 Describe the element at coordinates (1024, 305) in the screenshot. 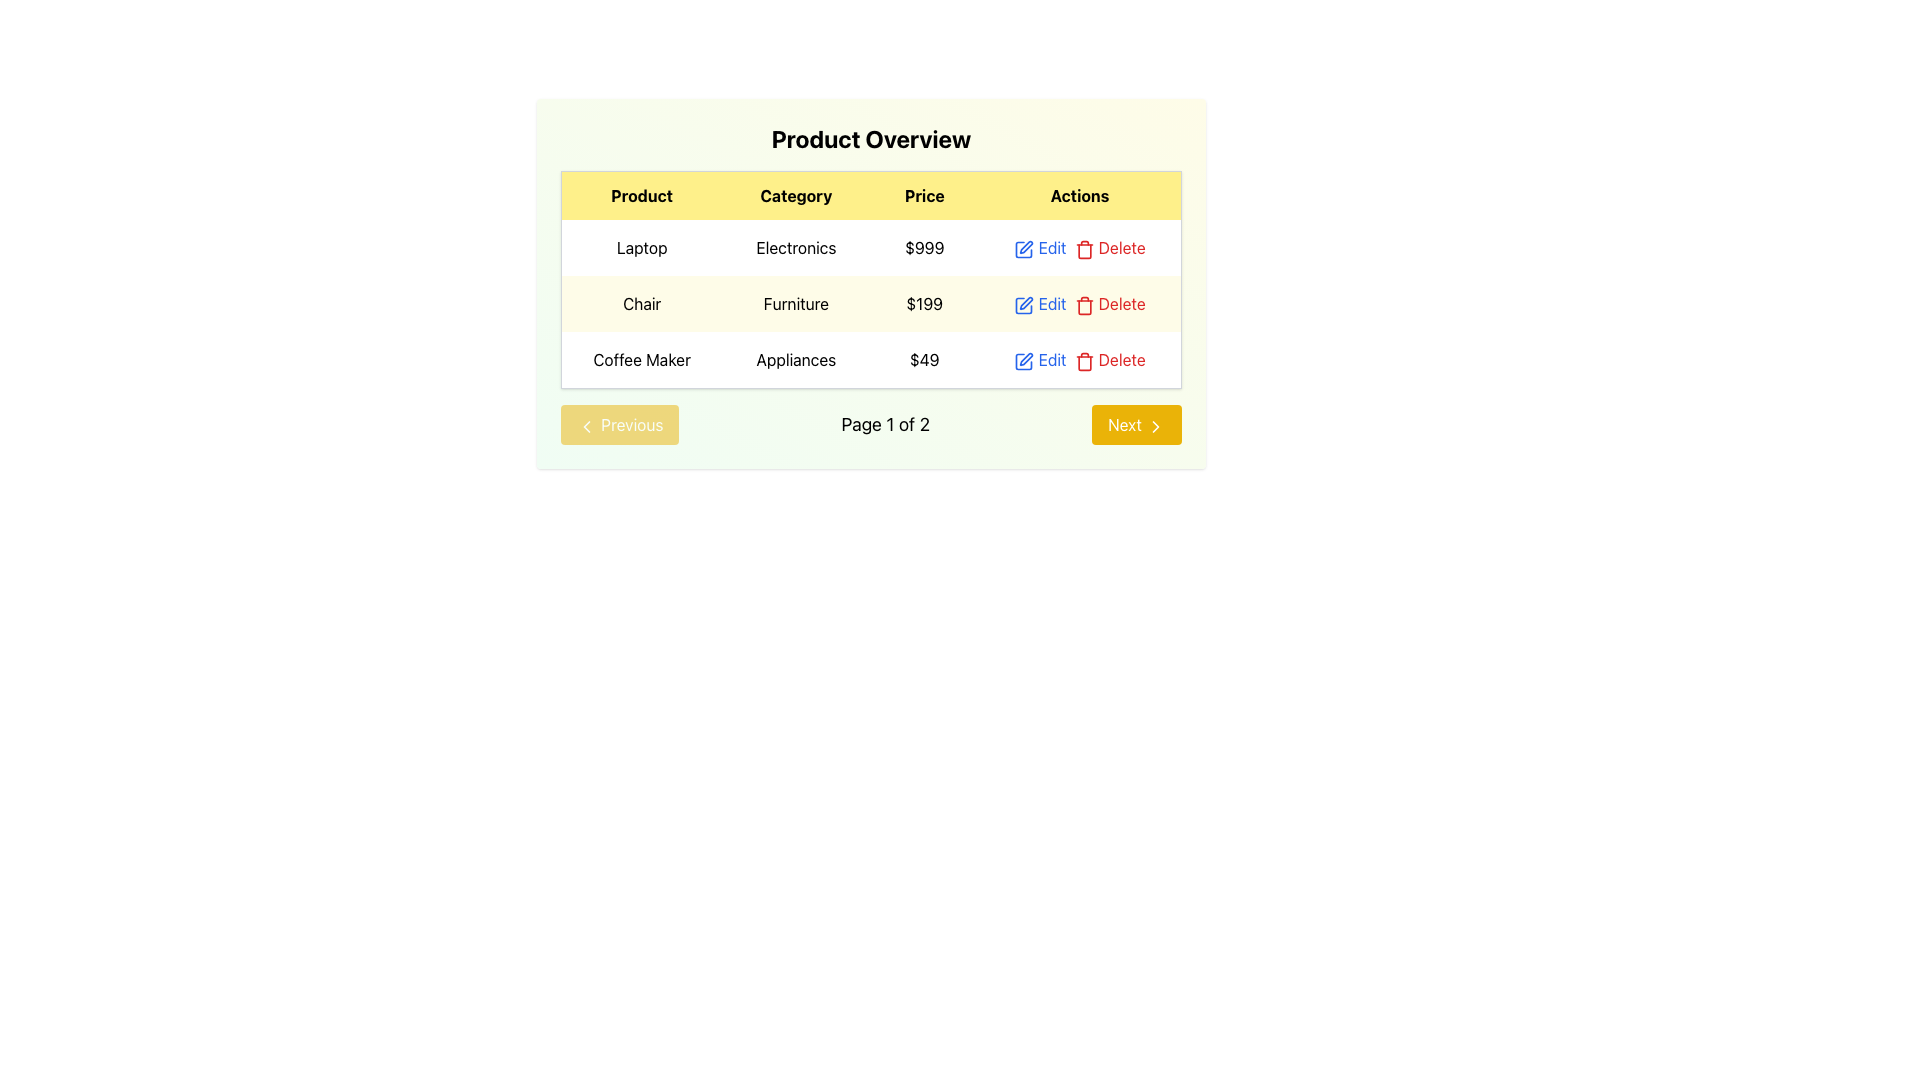

I see `the edit icon (pen) in the 'Actions' column of the second row to initiate editing the 'Chair' product details` at that location.